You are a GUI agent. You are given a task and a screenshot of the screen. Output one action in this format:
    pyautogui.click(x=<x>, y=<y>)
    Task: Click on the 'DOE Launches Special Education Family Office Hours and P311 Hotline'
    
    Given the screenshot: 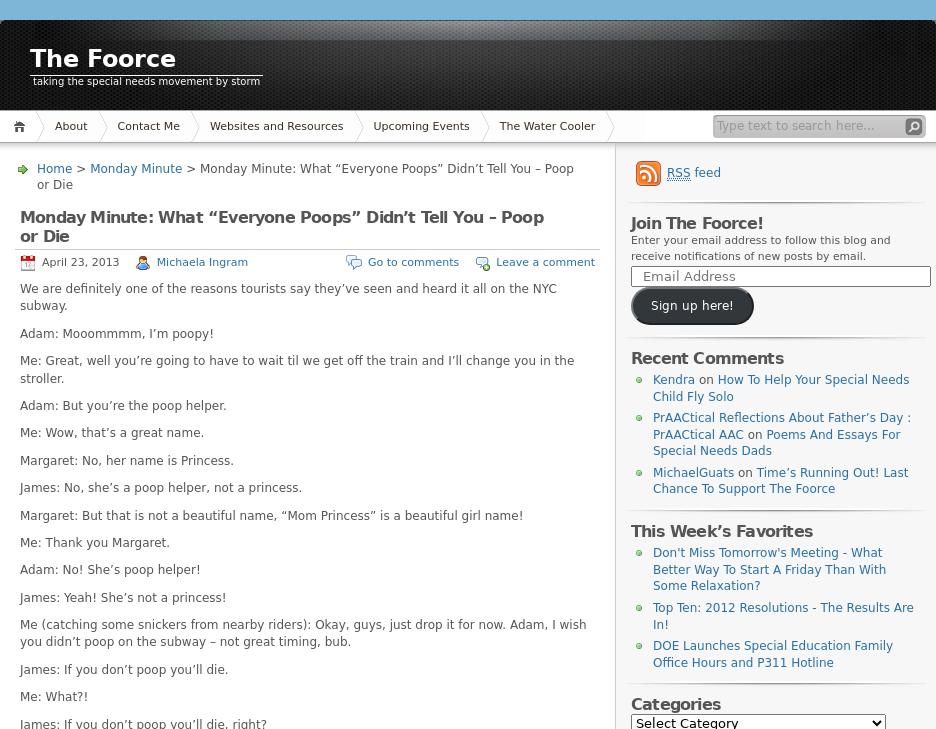 What is the action you would take?
    pyautogui.click(x=773, y=653)
    